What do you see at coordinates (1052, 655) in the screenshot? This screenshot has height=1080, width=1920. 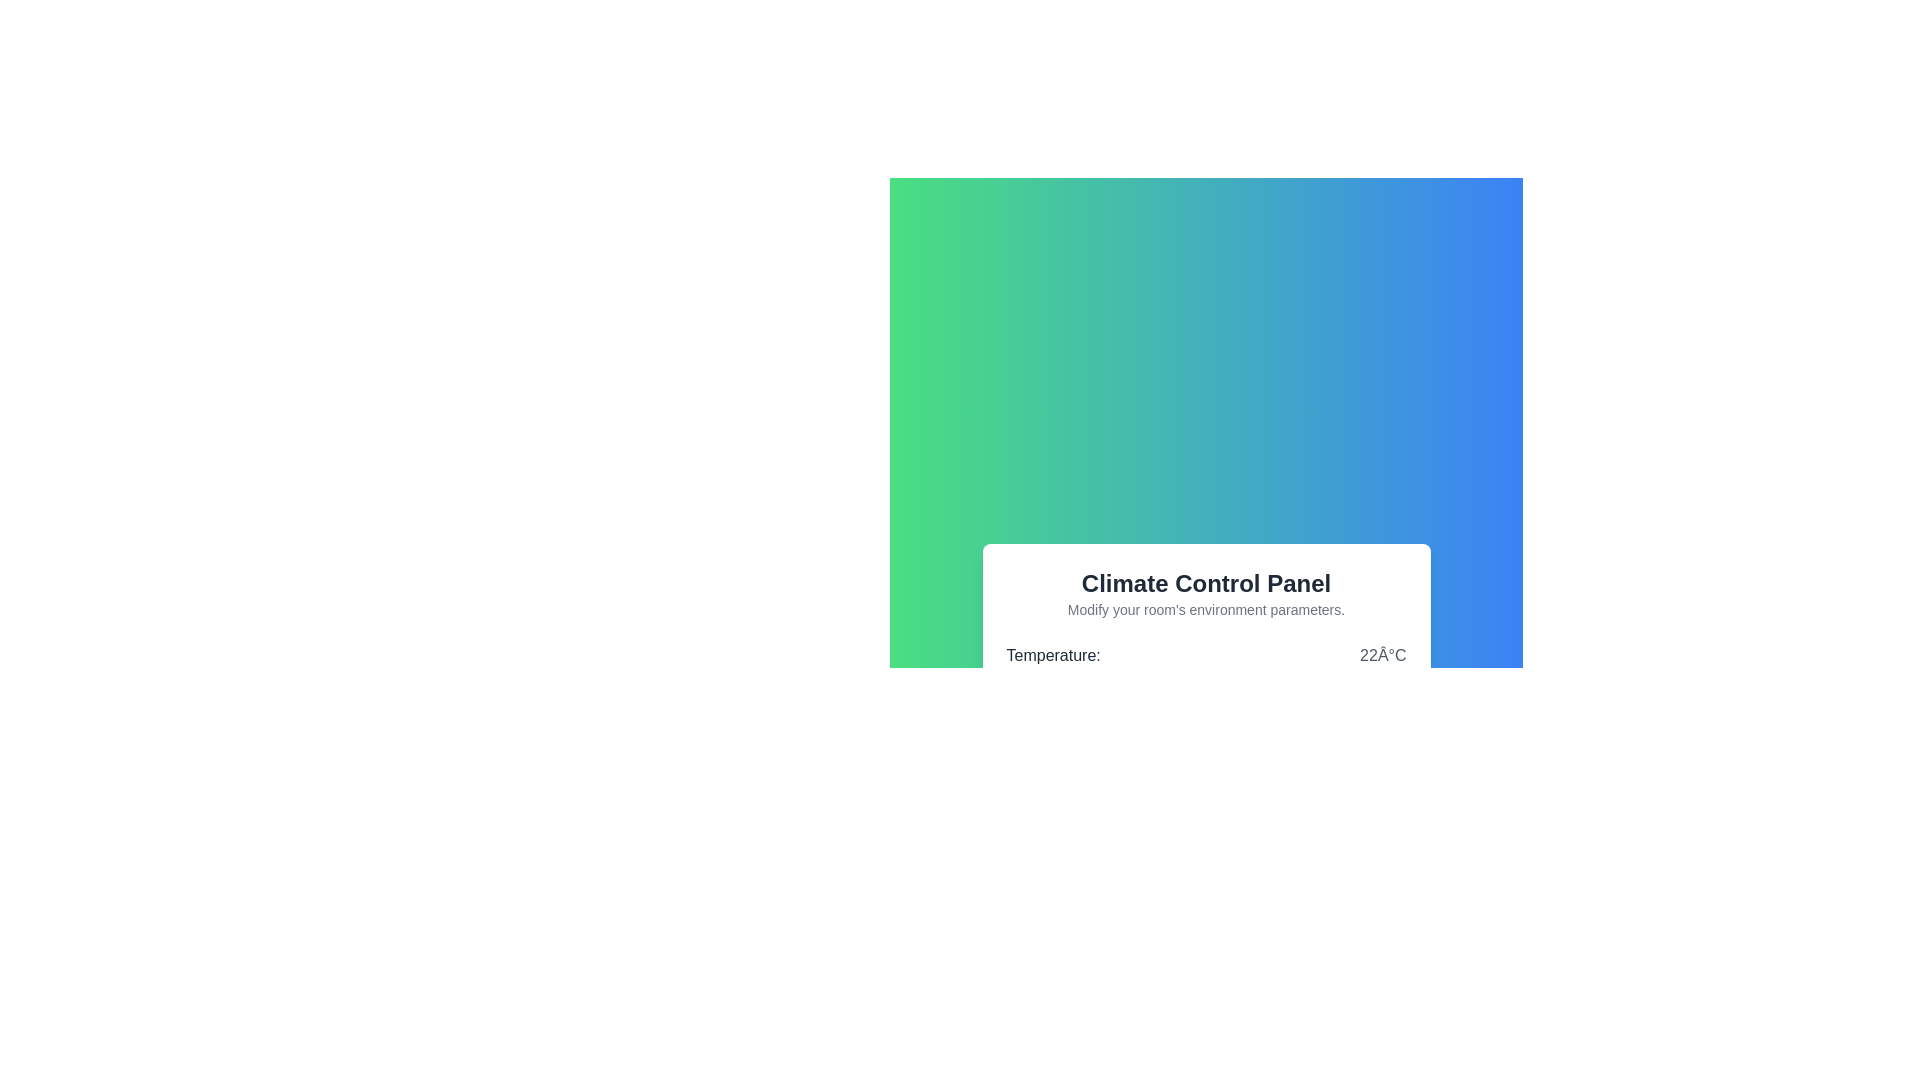 I see `the static text label indicating the nature of the value displayed to its right, which is the current temperature in the room` at bounding box center [1052, 655].